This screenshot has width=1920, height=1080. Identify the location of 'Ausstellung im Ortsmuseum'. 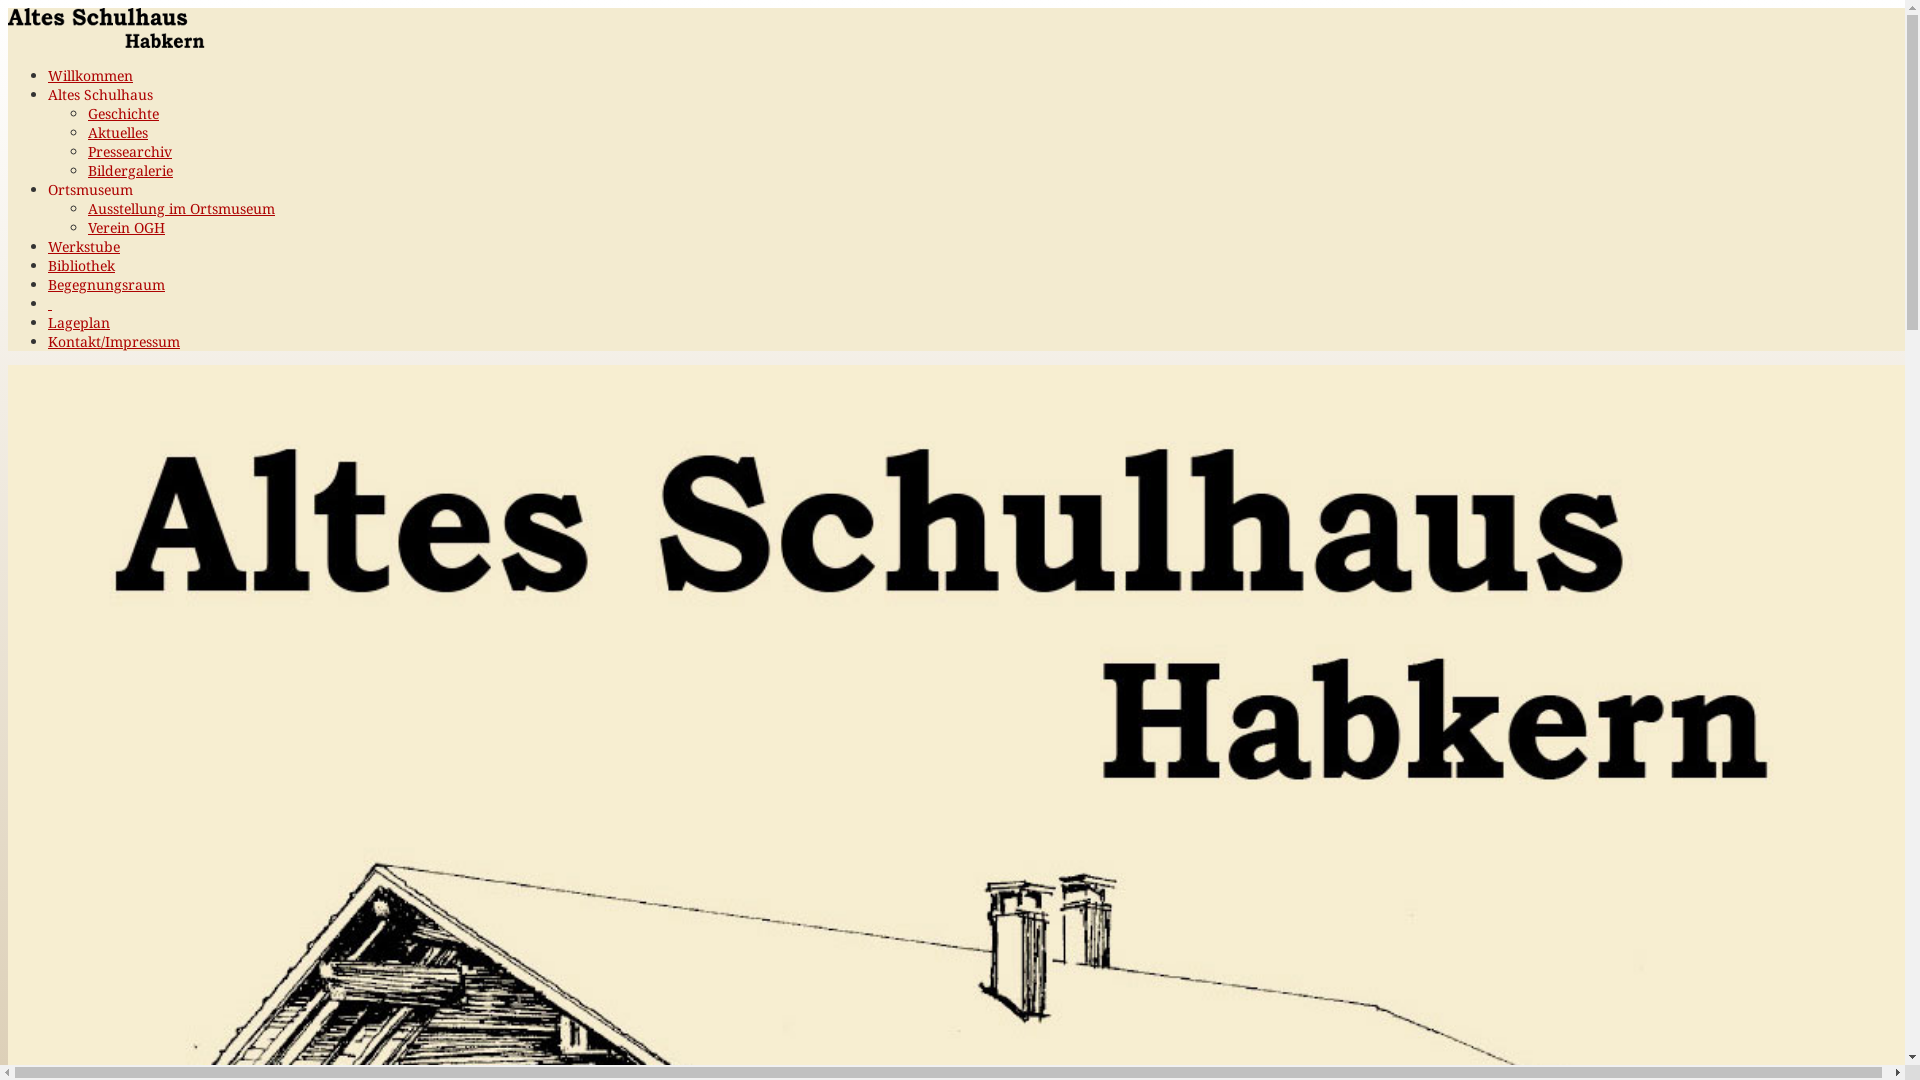
(86, 208).